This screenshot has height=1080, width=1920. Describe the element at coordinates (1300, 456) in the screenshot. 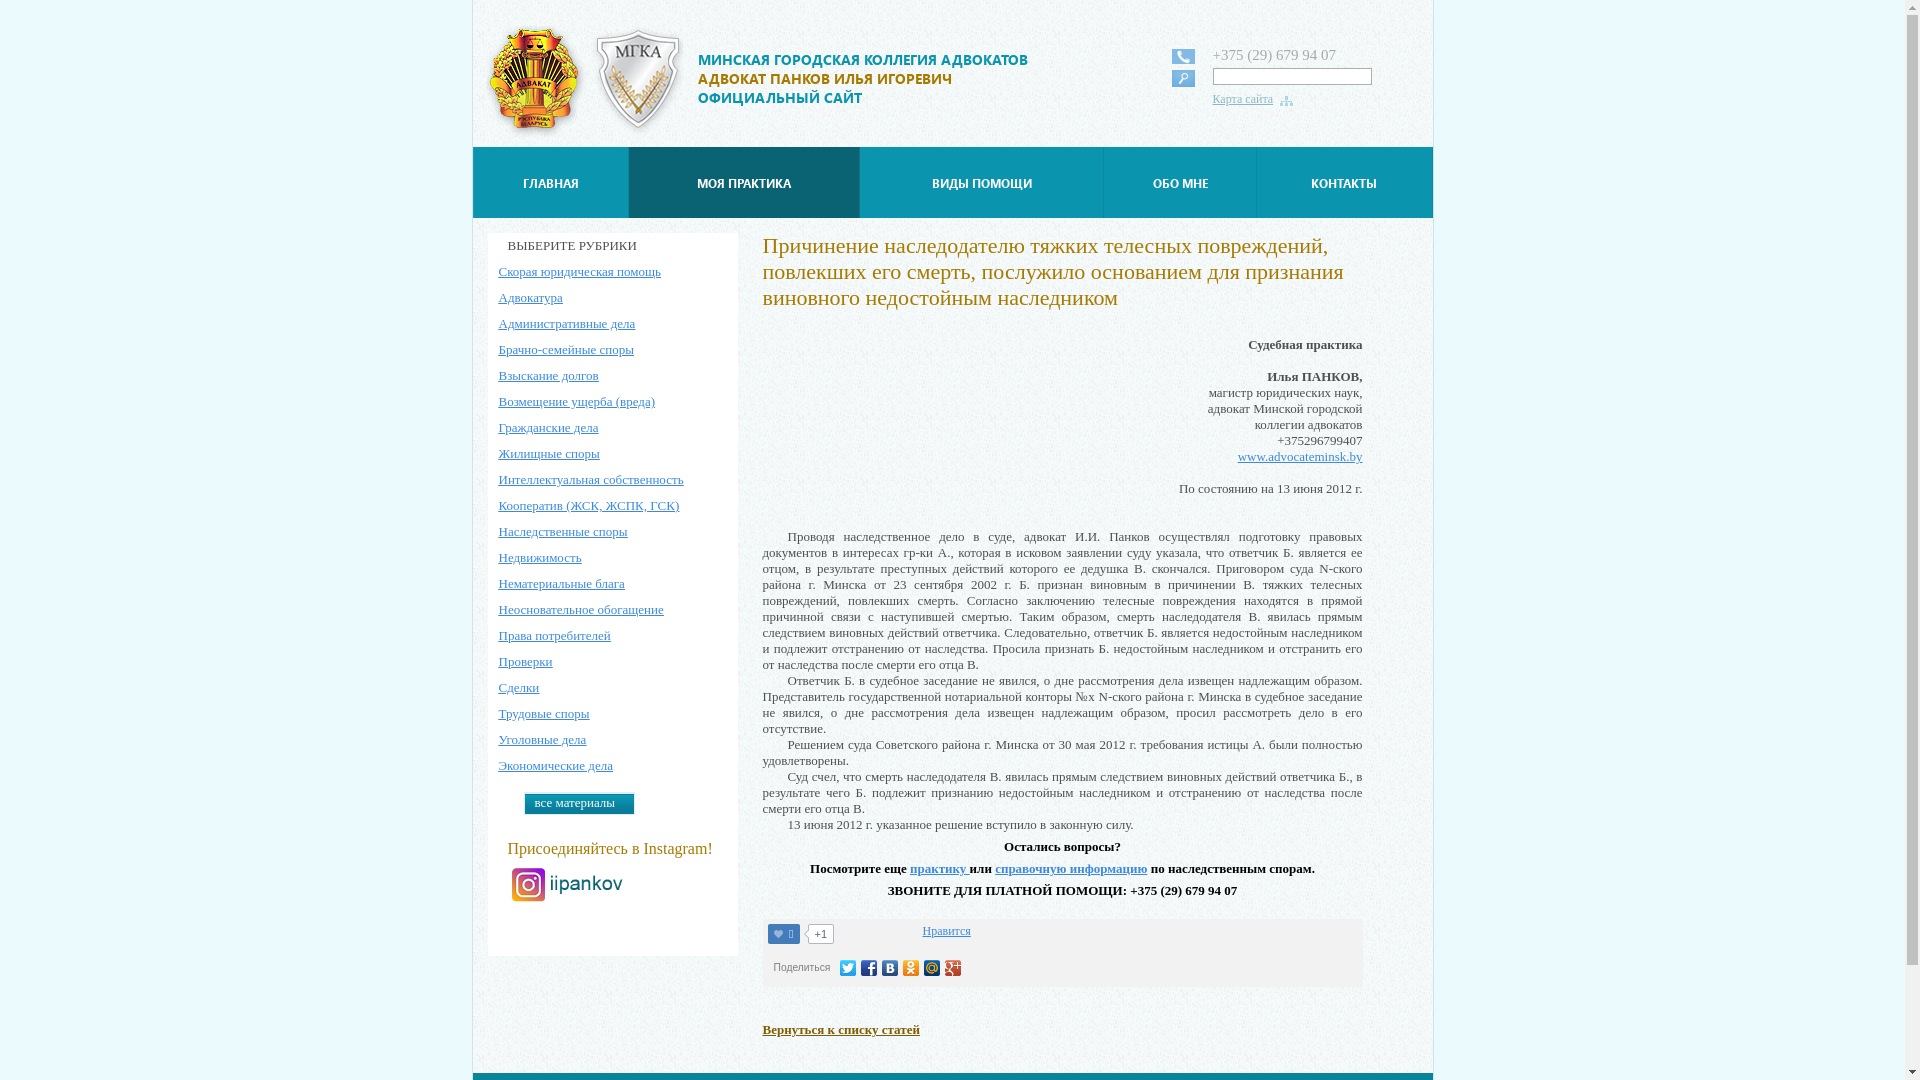

I see `'www.advocateminsk.by'` at that location.